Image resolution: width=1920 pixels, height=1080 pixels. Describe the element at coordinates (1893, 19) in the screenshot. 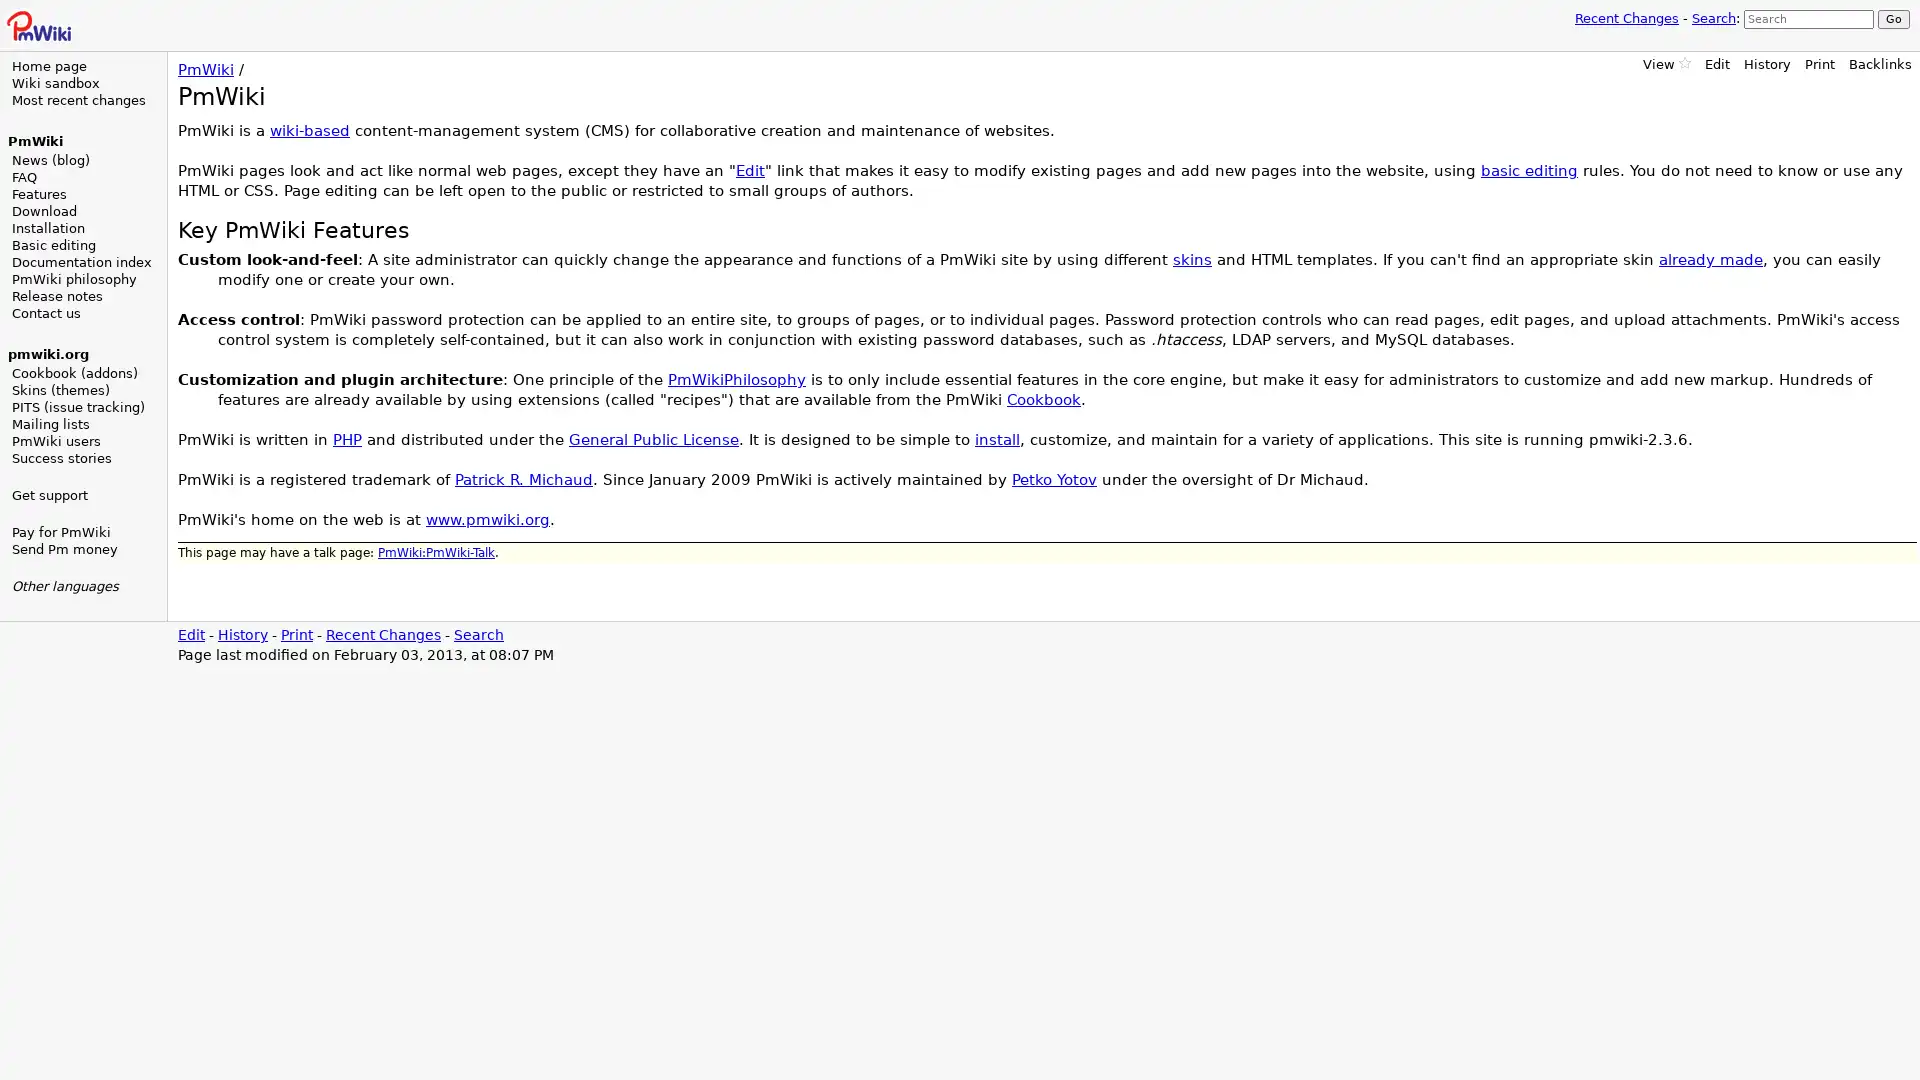

I see `Go` at that location.